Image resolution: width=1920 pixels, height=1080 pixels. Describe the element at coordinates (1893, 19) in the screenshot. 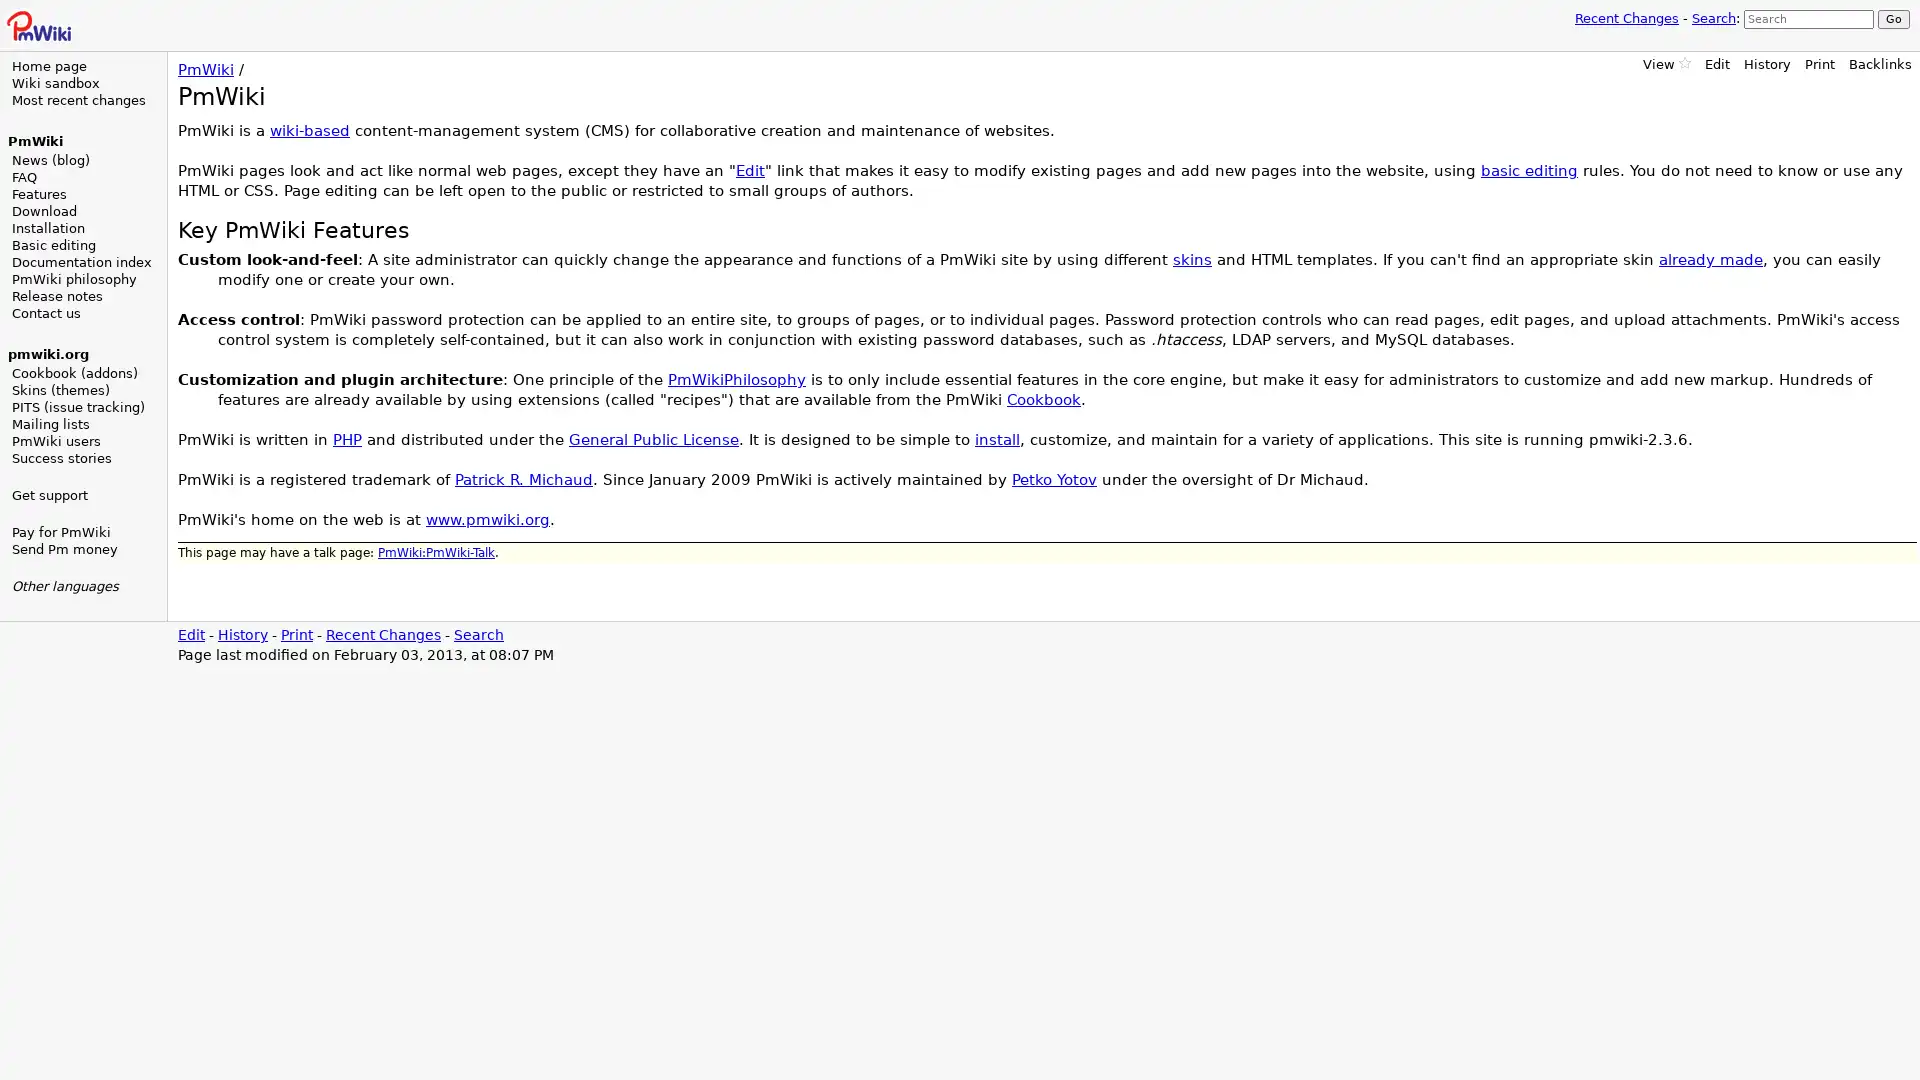

I see `Go` at that location.